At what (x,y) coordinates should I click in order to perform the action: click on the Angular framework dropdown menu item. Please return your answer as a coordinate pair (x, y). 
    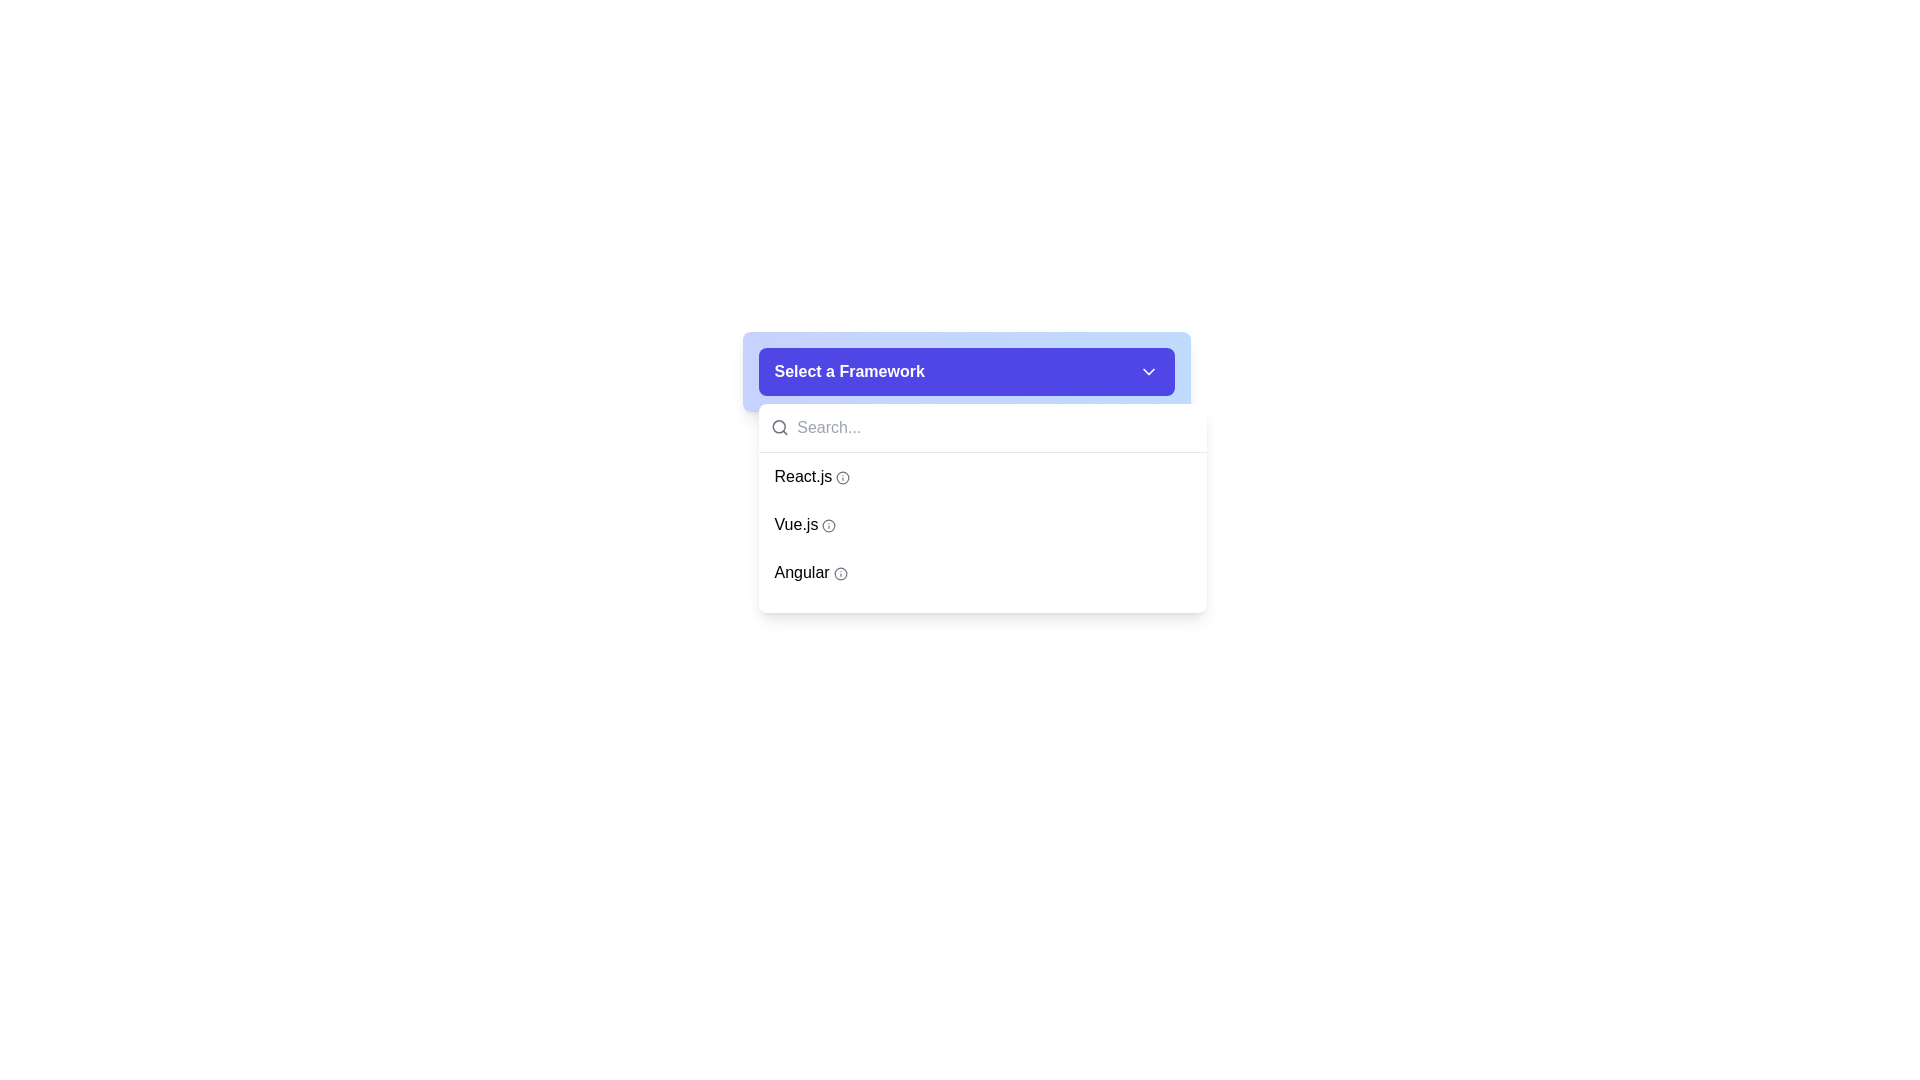
    Looking at the image, I should click on (811, 573).